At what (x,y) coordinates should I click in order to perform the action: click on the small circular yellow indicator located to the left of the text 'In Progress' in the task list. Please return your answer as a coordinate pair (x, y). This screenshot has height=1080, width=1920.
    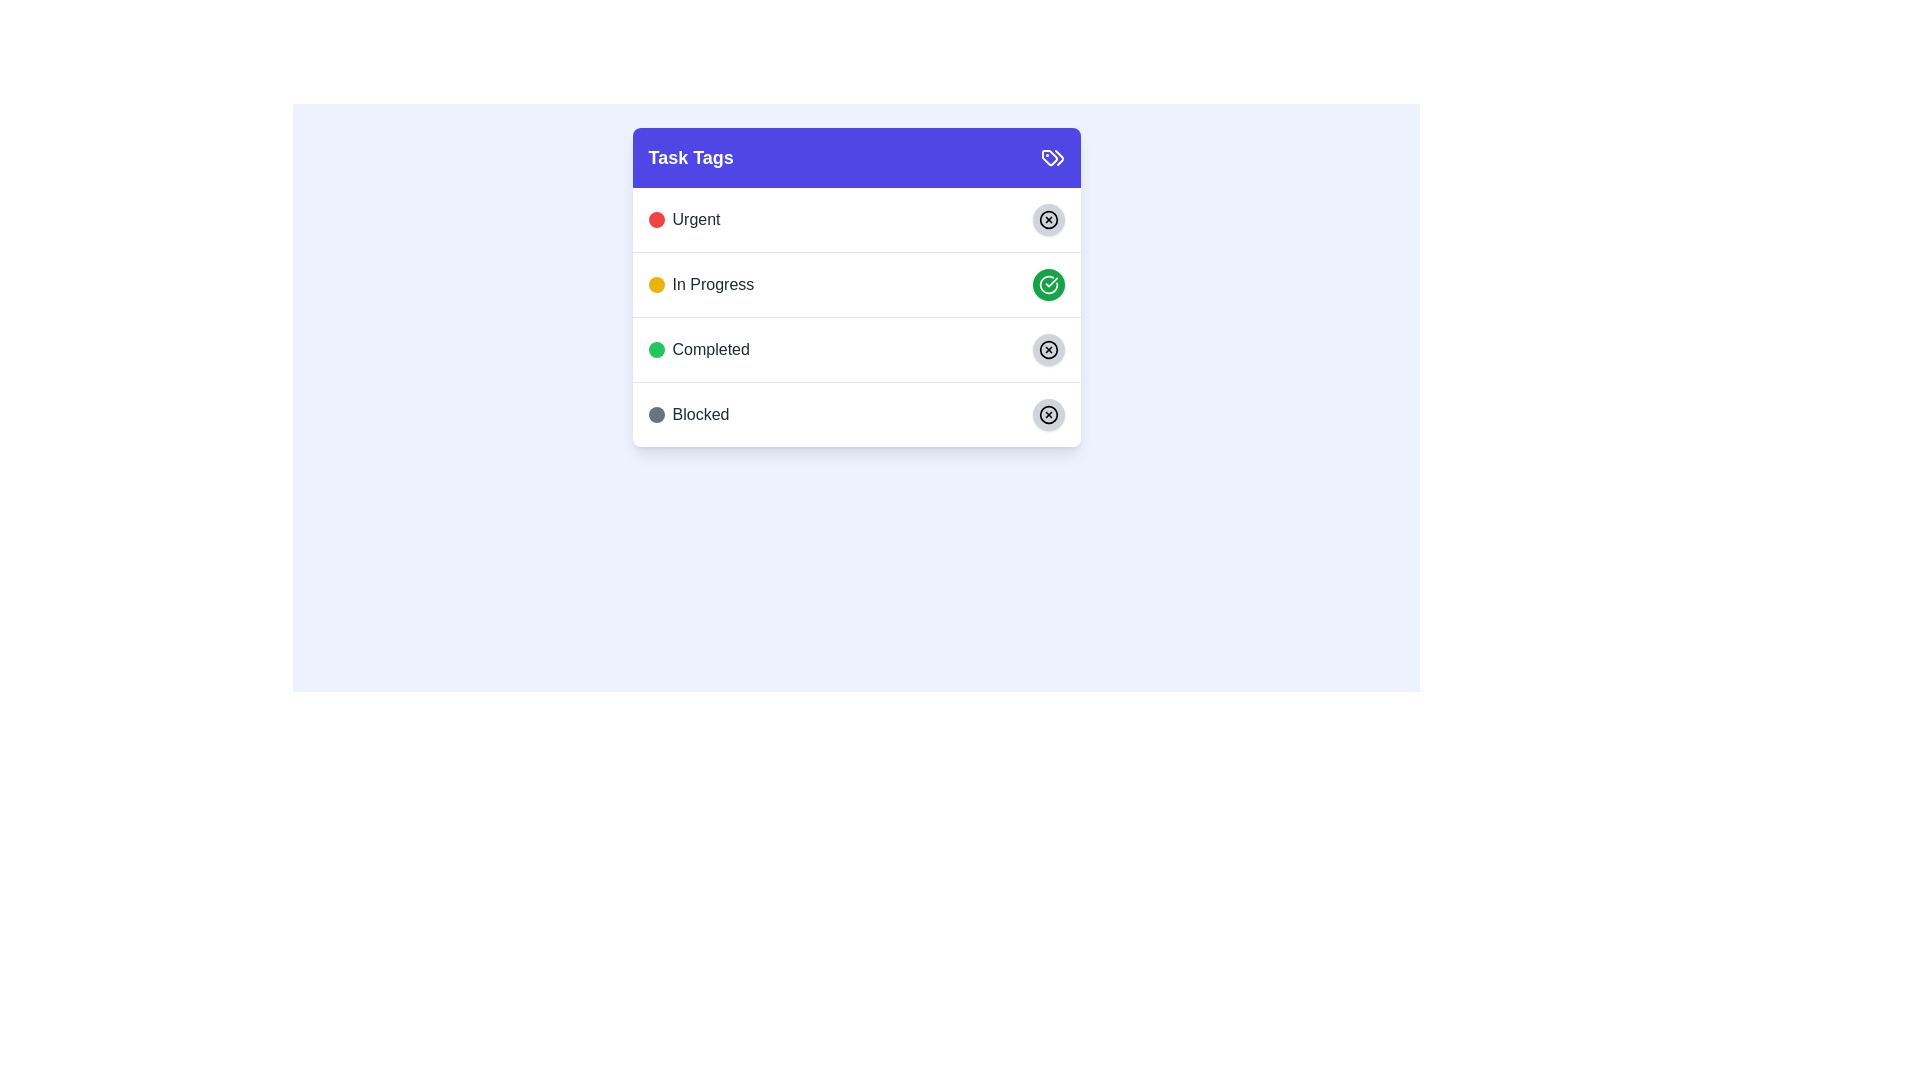
    Looking at the image, I should click on (656, 285).